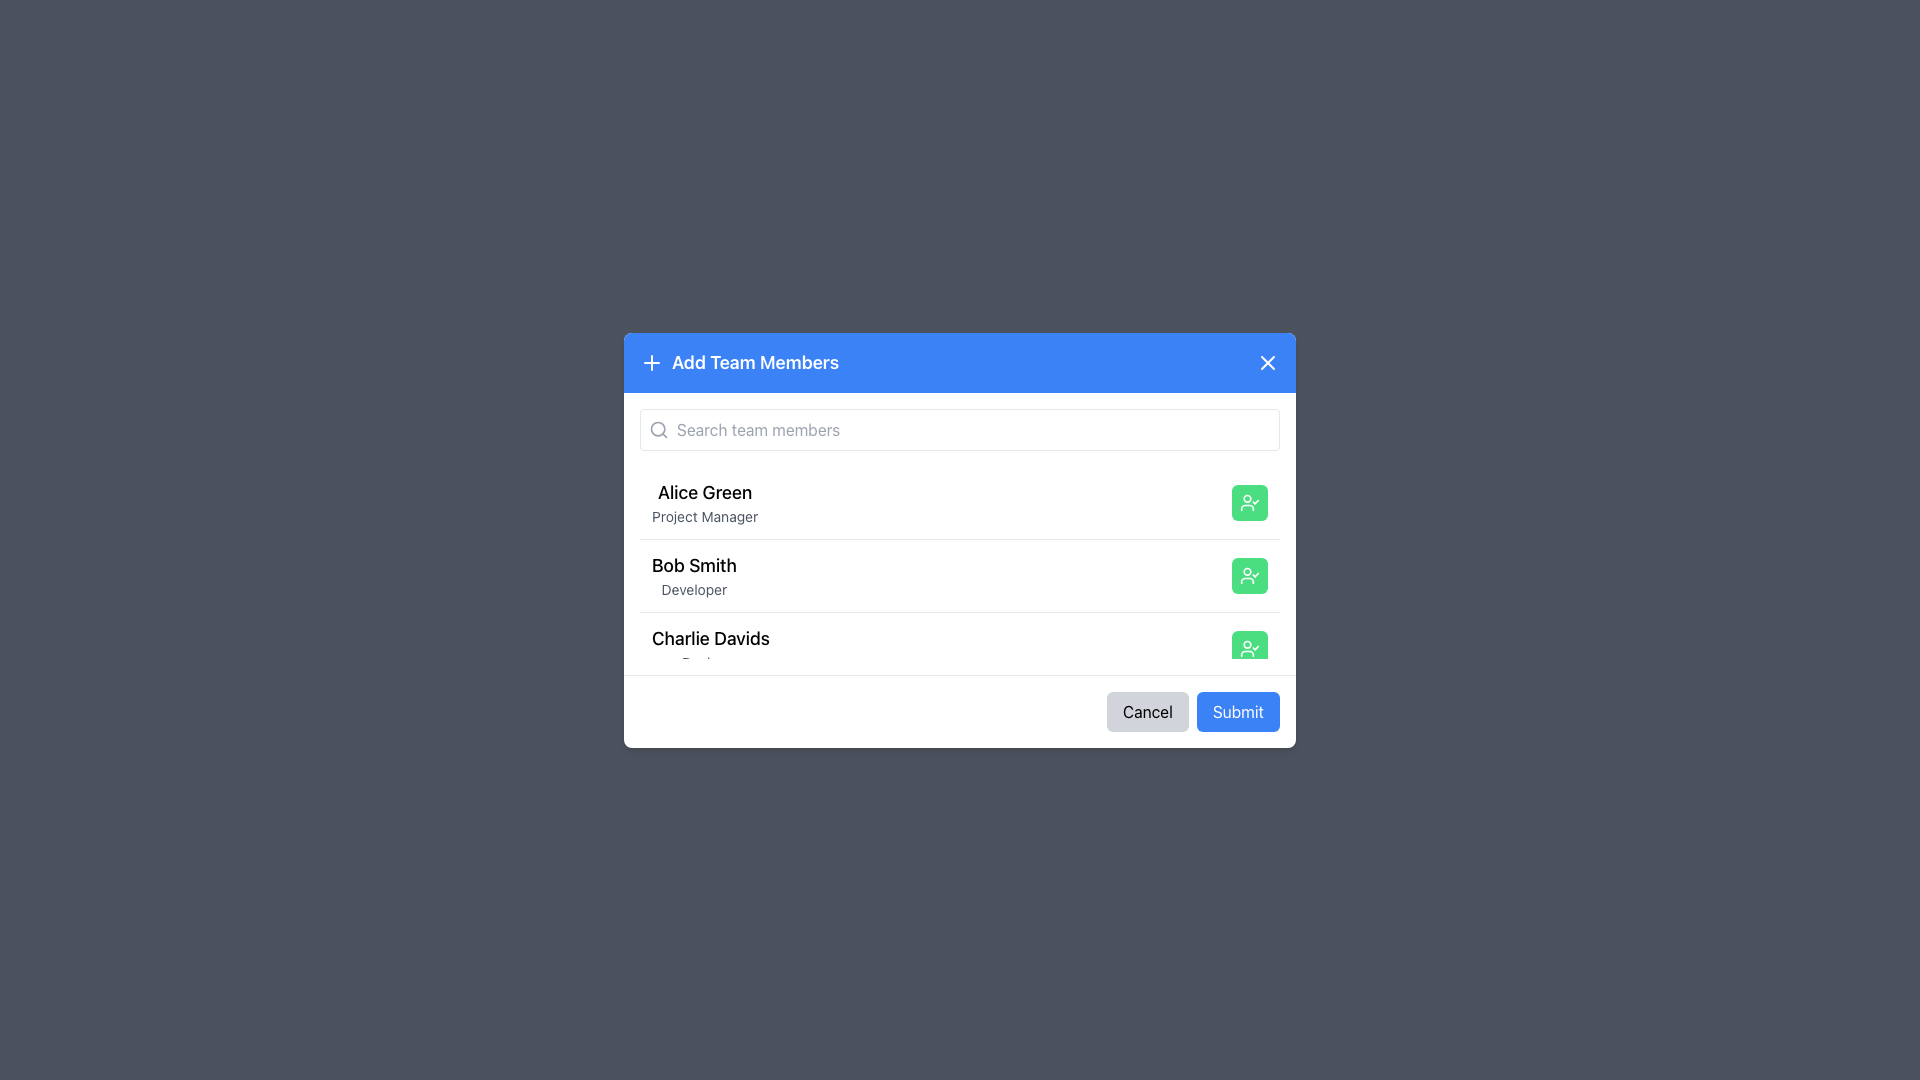  I want to click on the Close Button (X Icon) located in the upper right corner of the modal dialog, so click(1266, 362).